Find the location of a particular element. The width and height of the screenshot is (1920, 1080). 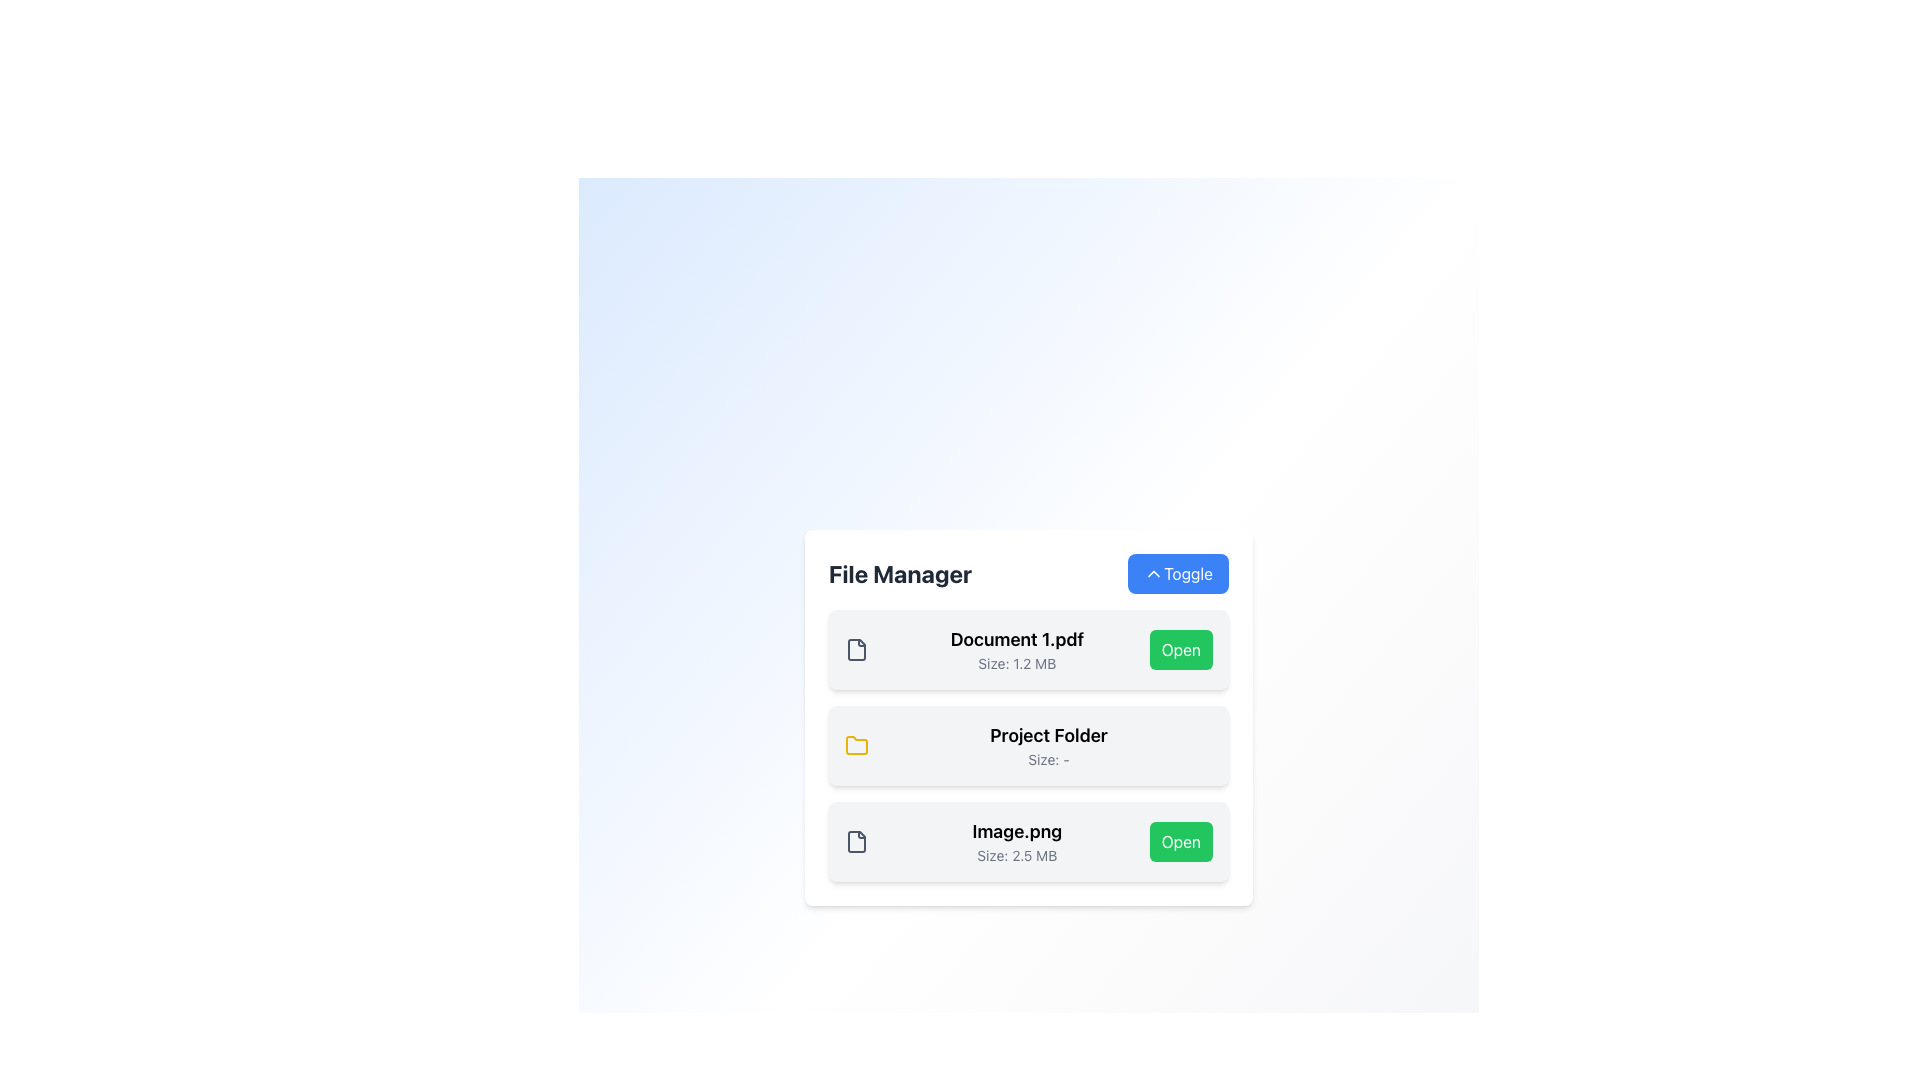

the 'Project Folder' list item in the file manager interface, which features a folder icon on the left and a bold title is located at coordinates (1028, 745).